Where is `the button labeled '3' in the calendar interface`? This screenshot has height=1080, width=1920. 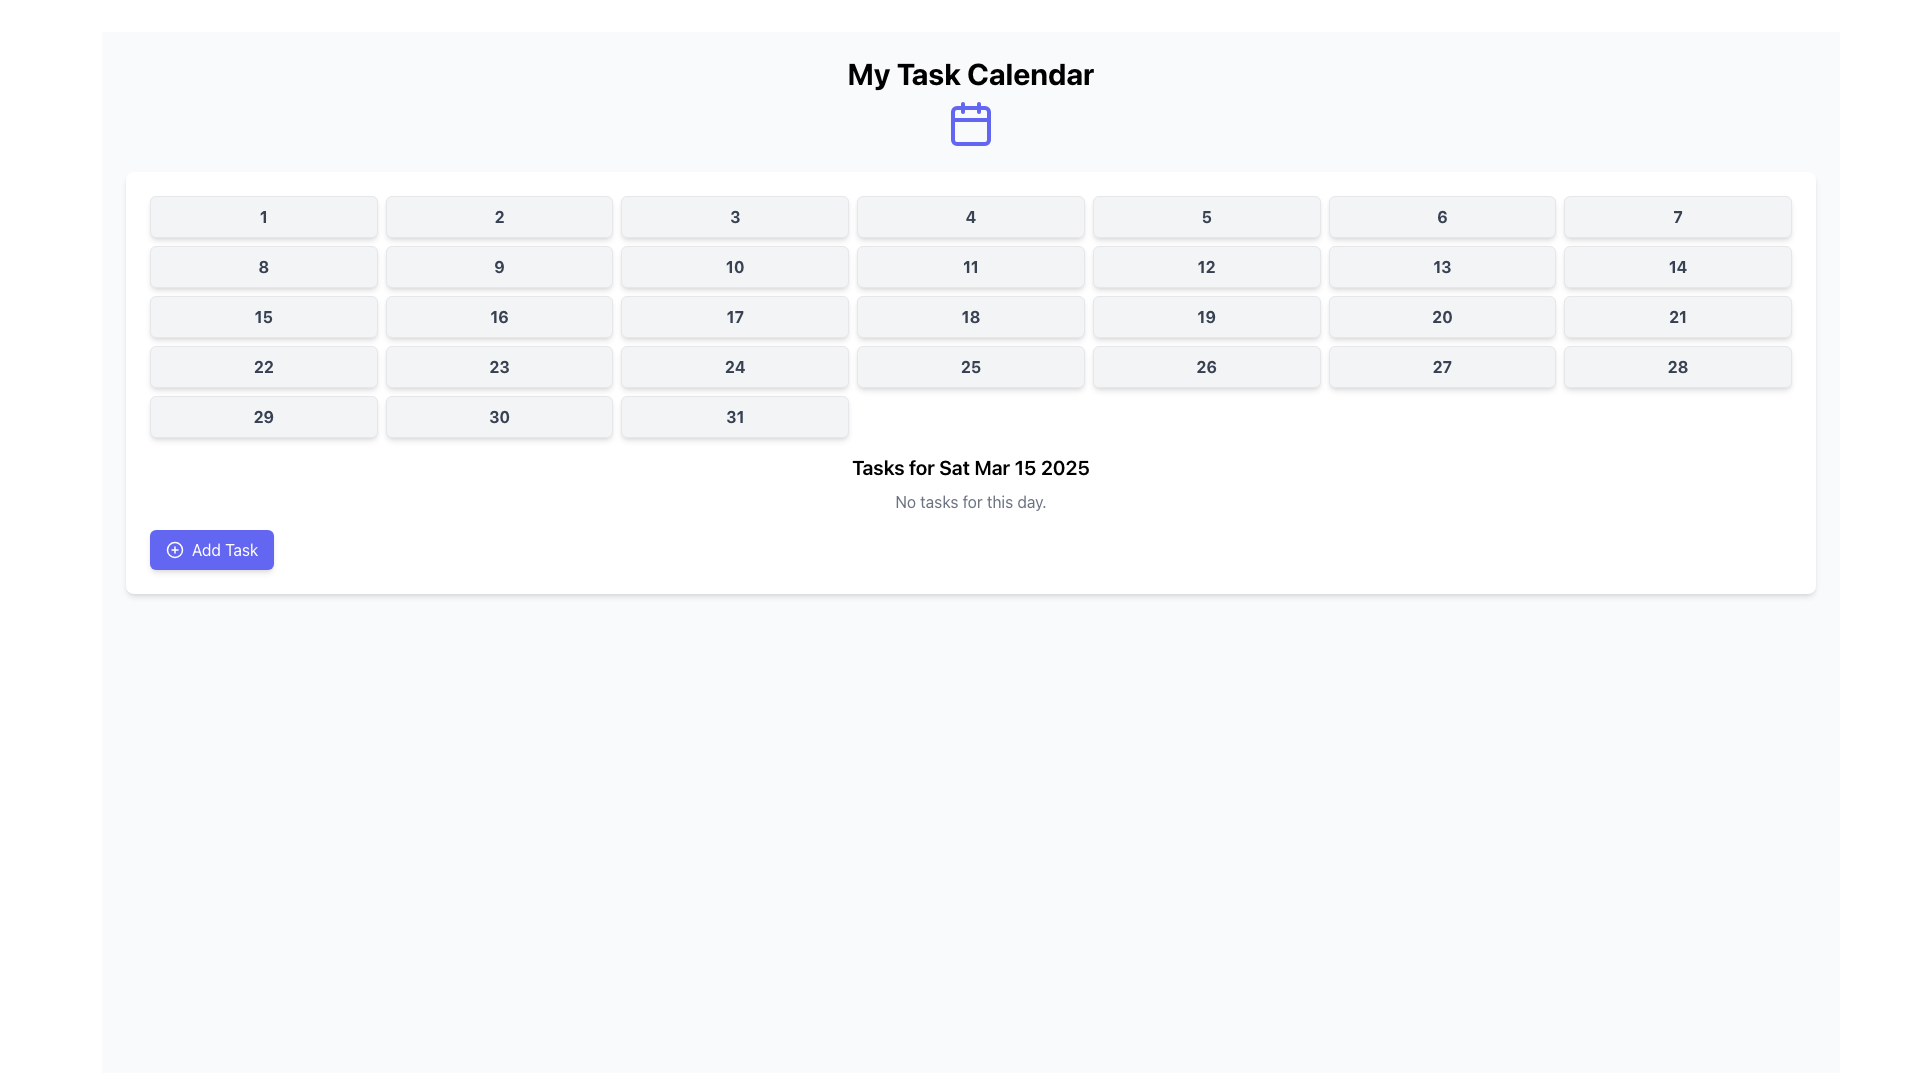
the button labeled '3' in the calendar interface is located at coordinates (734, 216).